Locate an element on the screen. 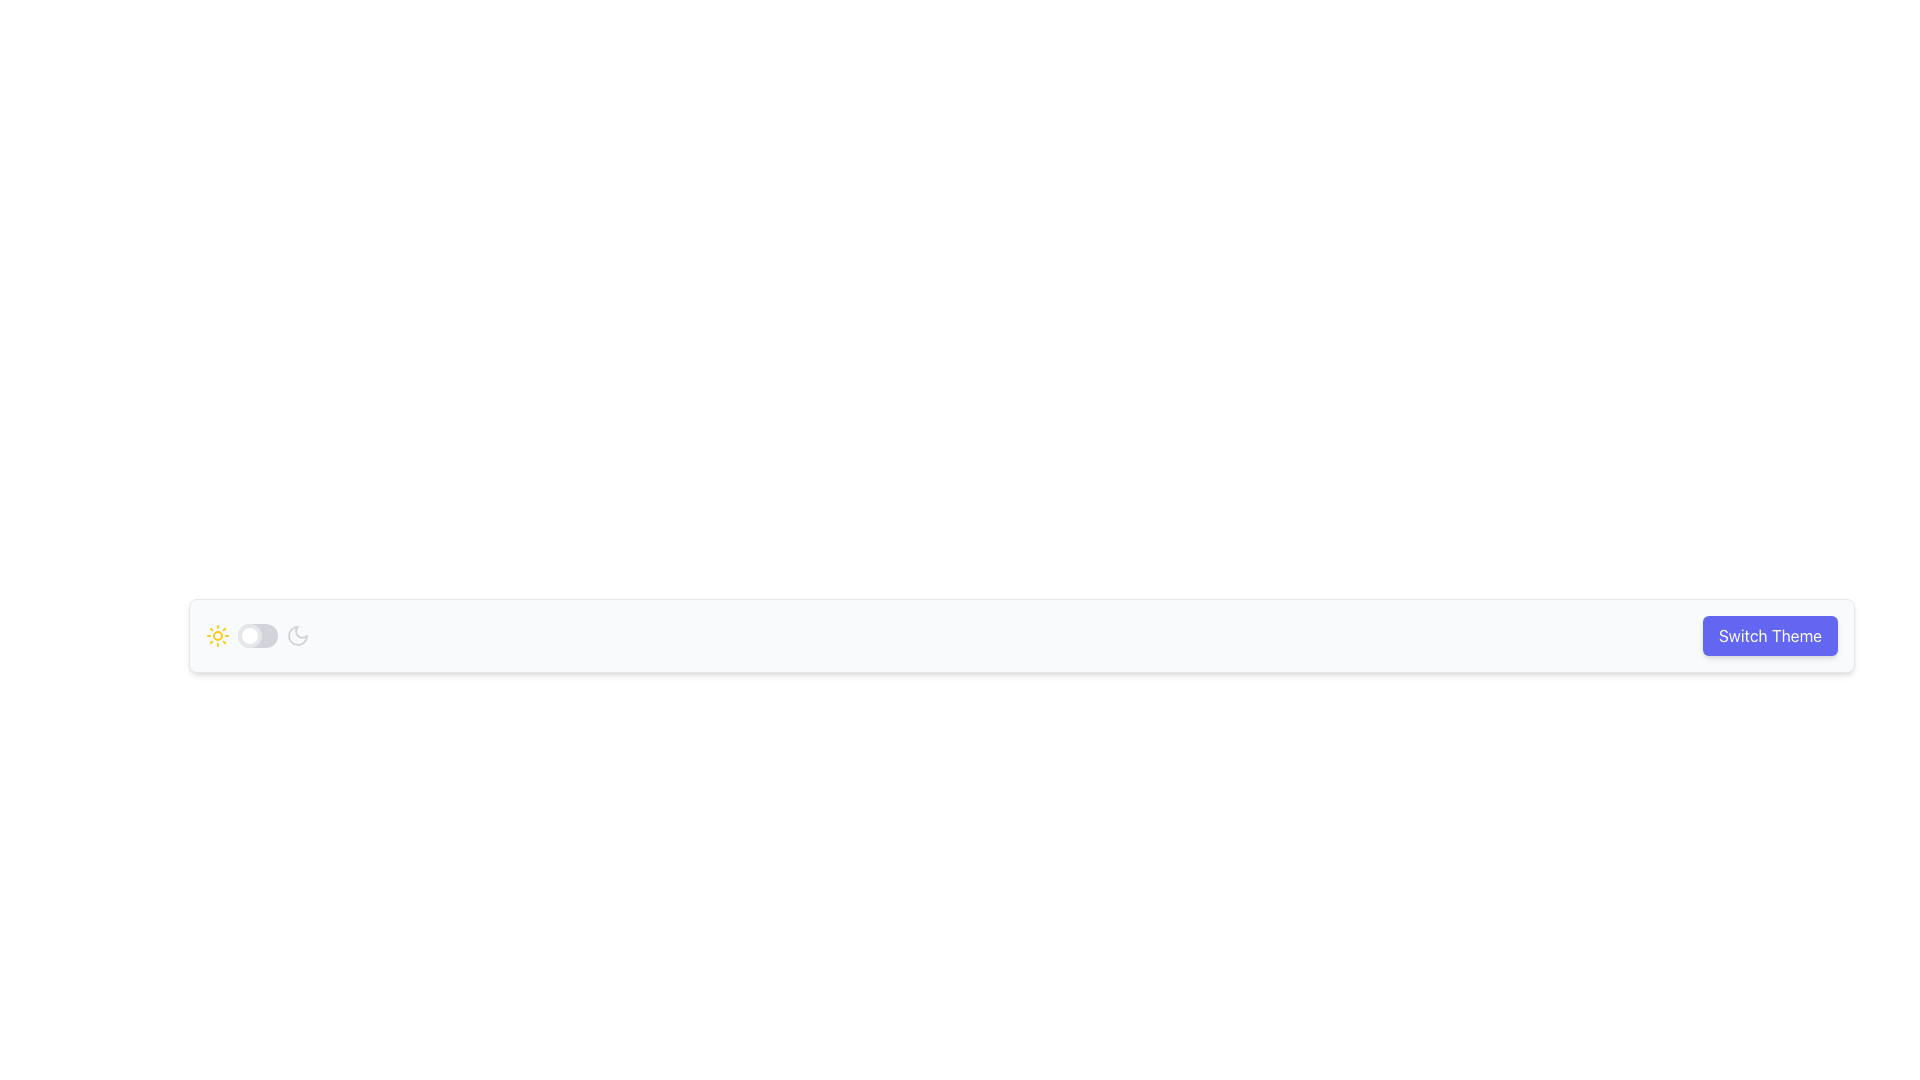 This screenshot has width=1920, height=1080. the toggle switch on the theme-switching element to alternate between light and dark themes is located at coordinates (1022, 636).